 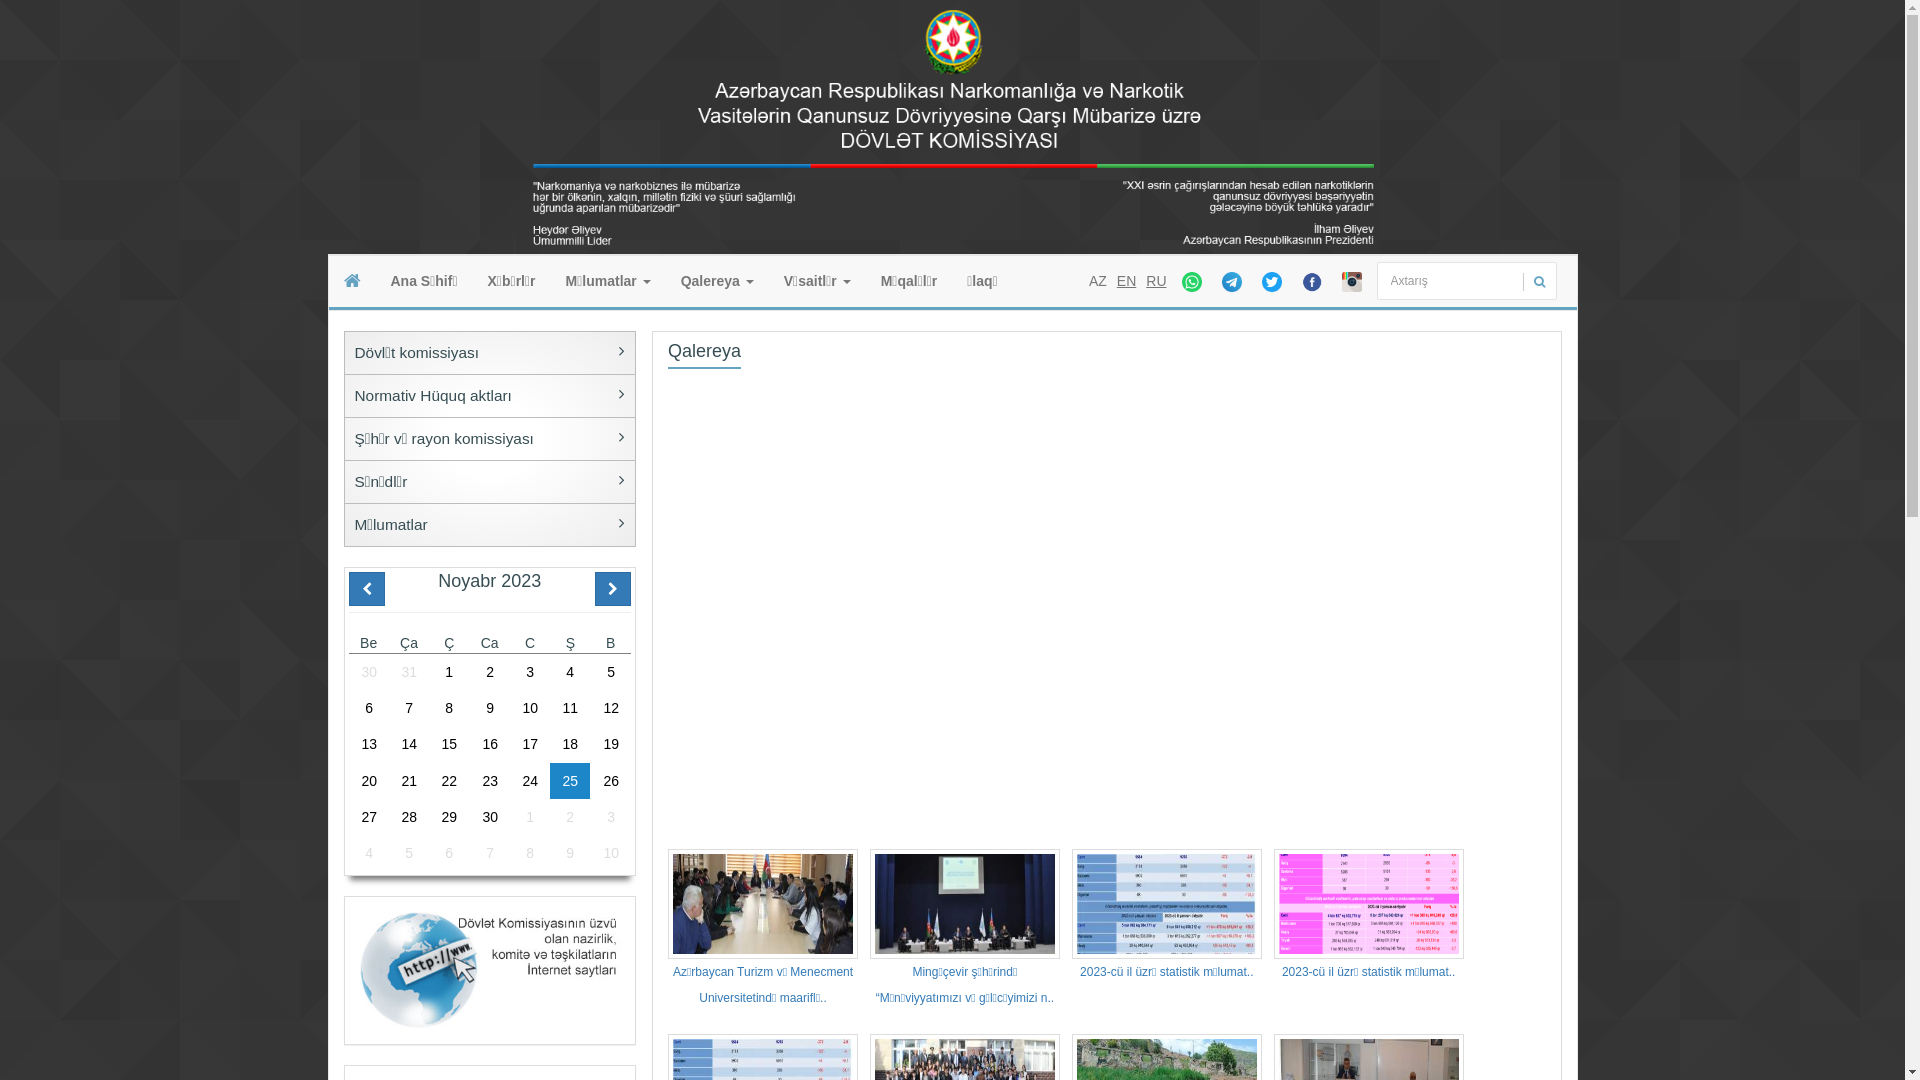 I want to click on '9', so click(x=489, y=707).